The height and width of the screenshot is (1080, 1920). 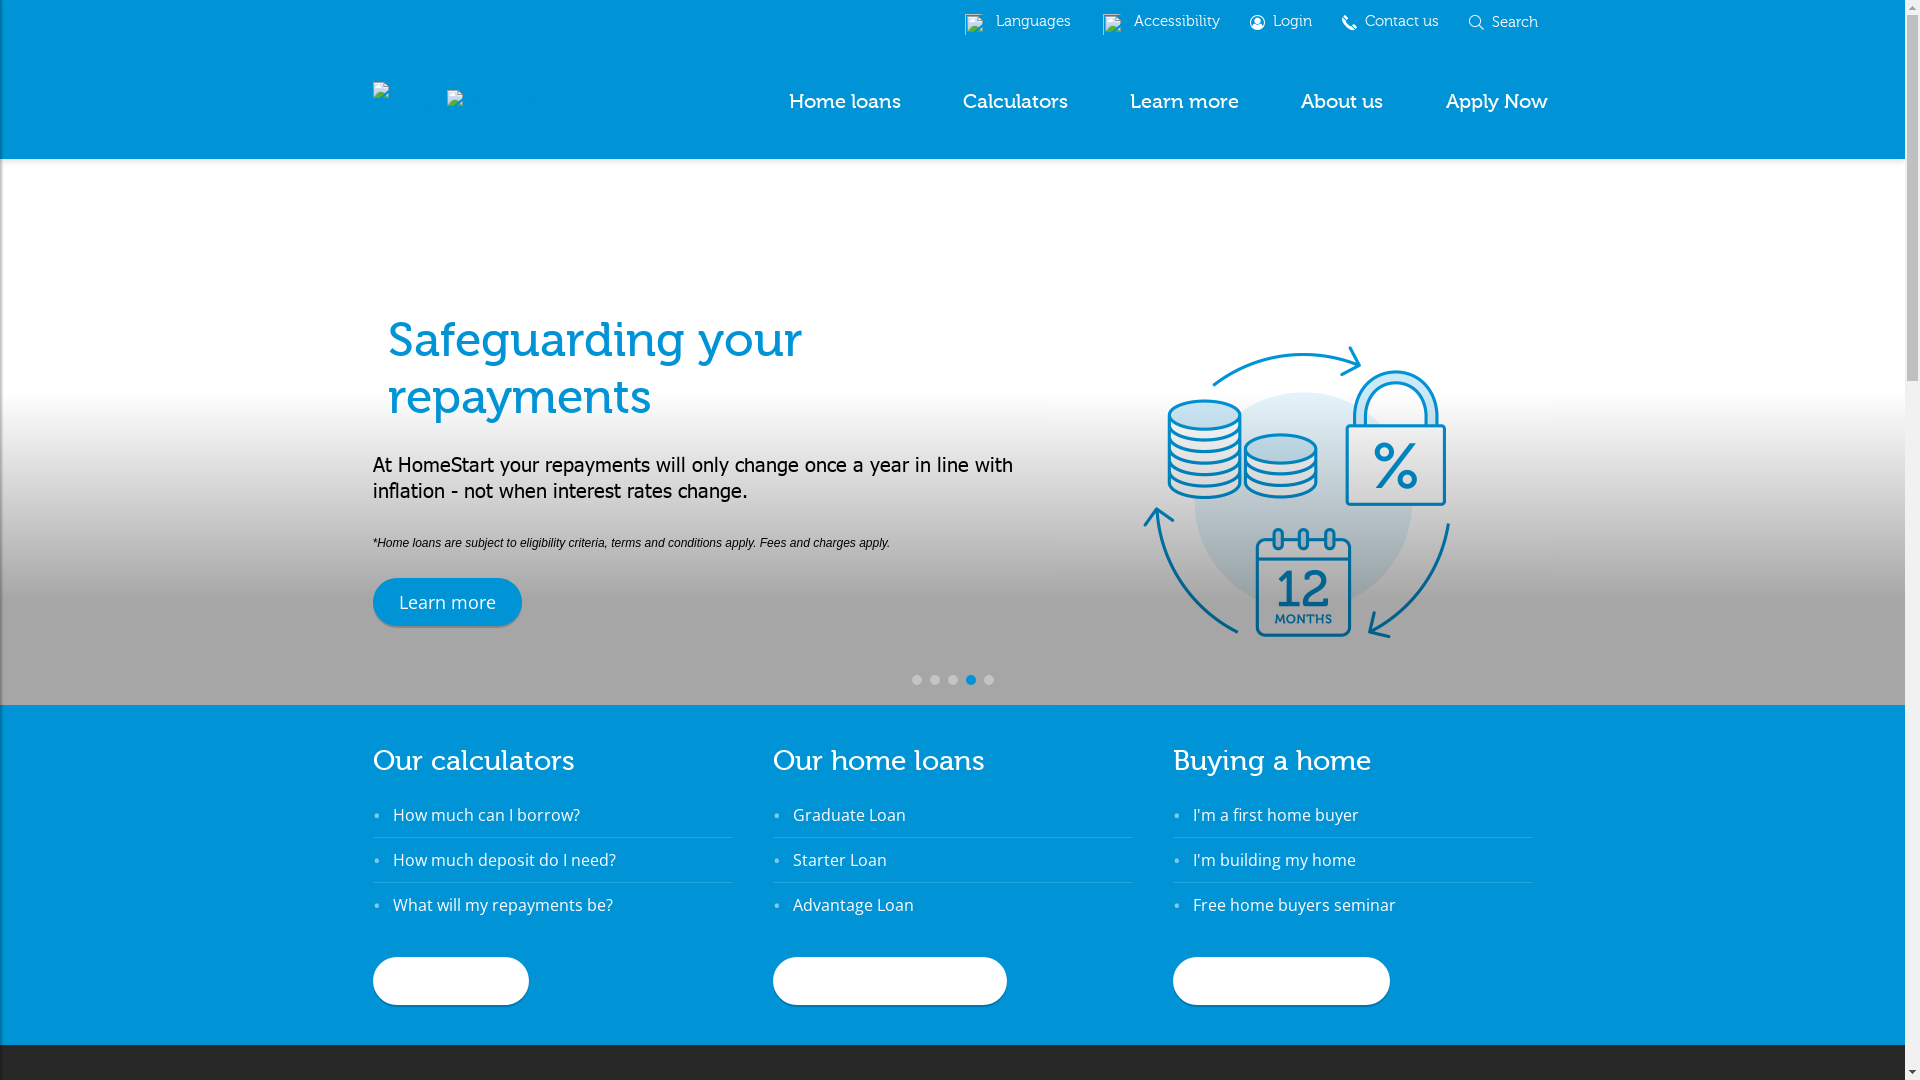 I want to click on 'Languages', so click(x=1017, y=22).